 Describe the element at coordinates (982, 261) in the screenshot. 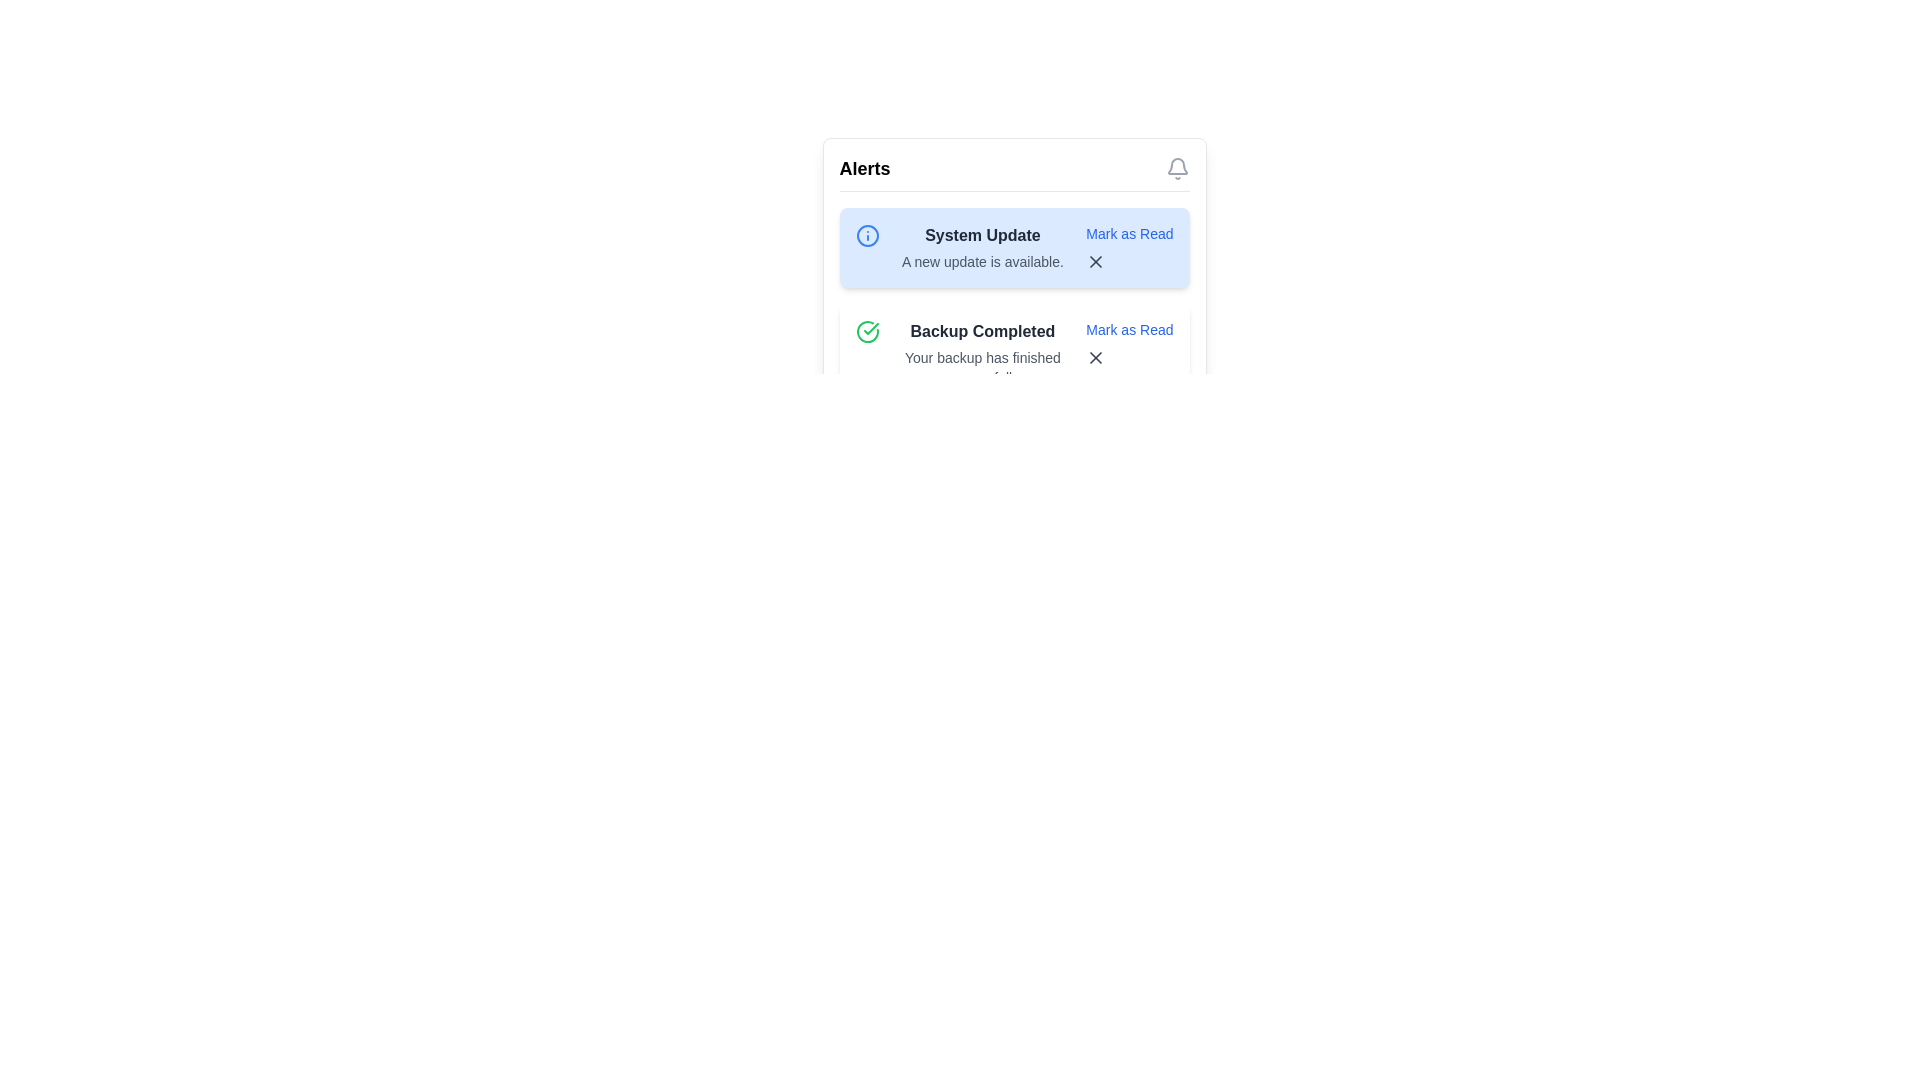

I see `the text label providing additional details about the 'System Update' notification, which is located beneath the bold title and aligned to its left in the 'Alerts' panel` at that location.